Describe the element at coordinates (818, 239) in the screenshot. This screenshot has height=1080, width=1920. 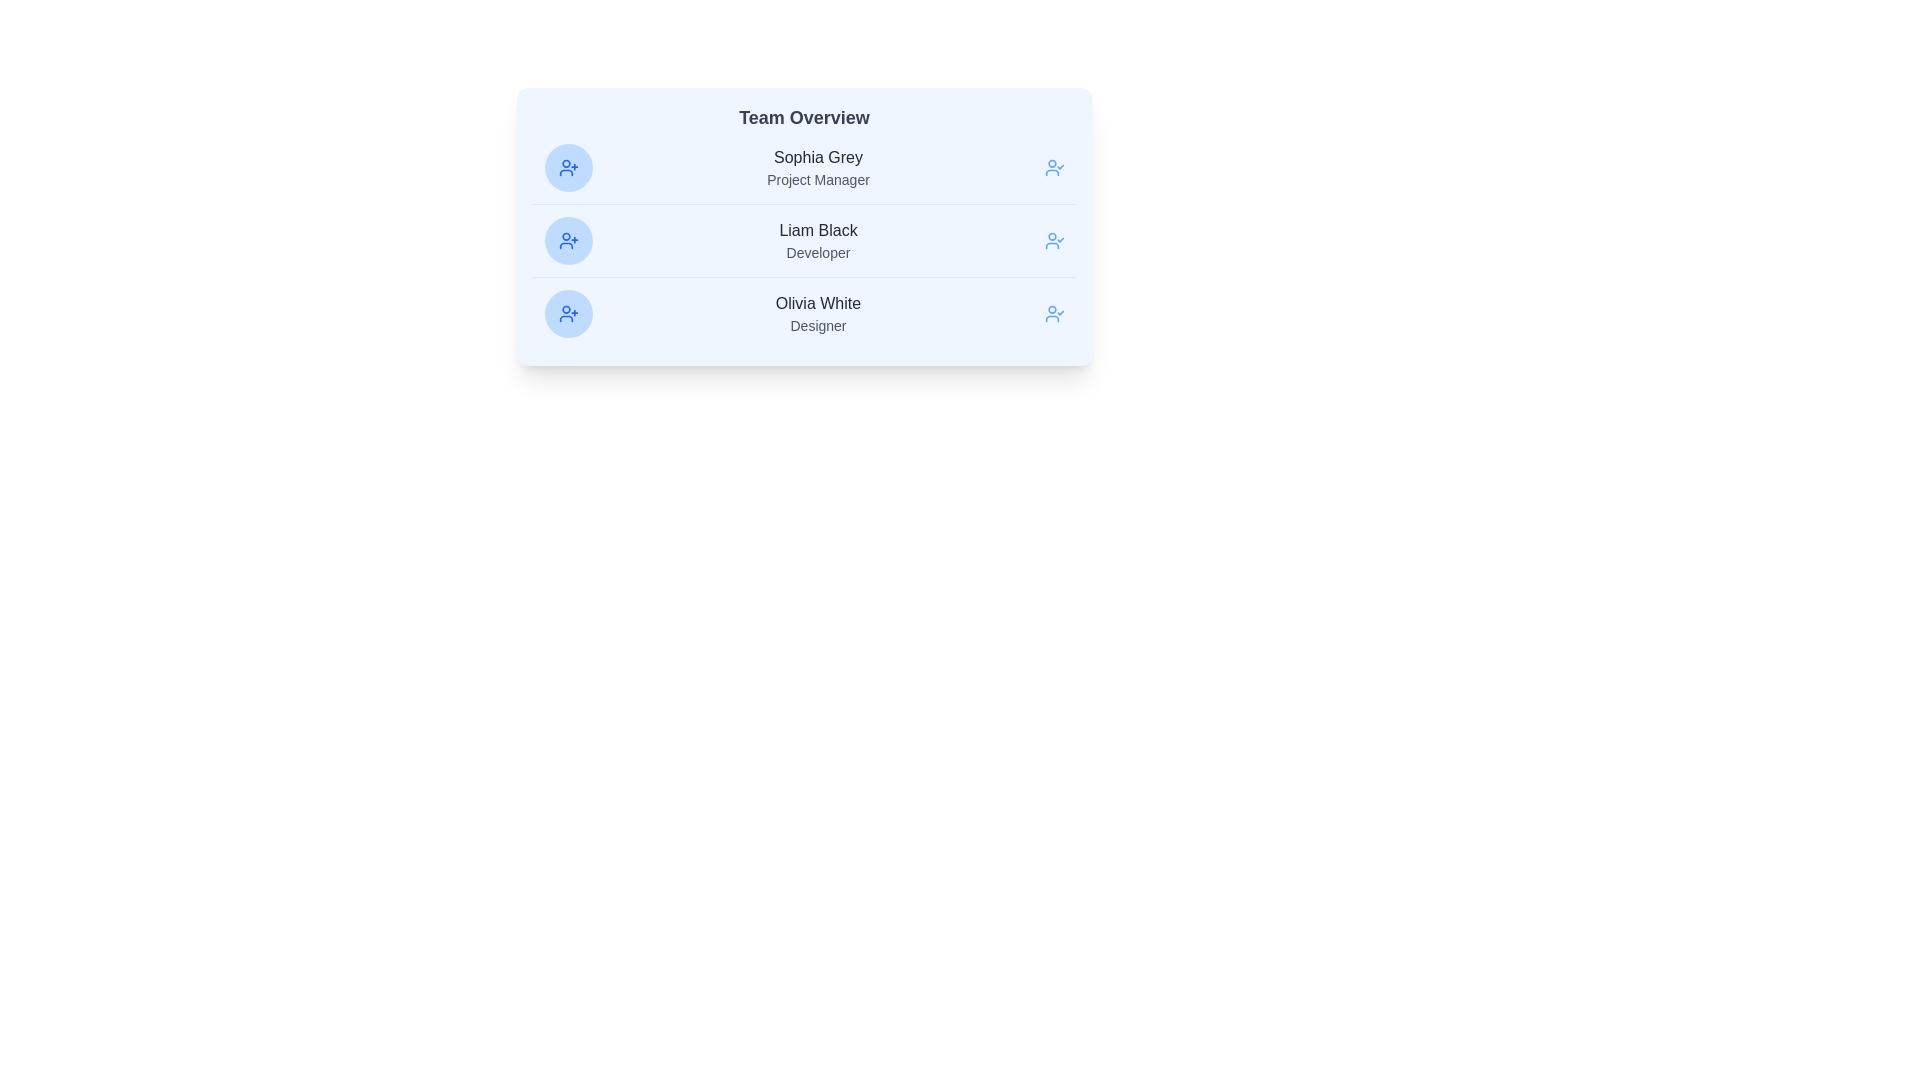
I see `the text display element showing 'Liam Black' and 'Developer' in a light blue card, which is the second item in a vertical list` at that location.